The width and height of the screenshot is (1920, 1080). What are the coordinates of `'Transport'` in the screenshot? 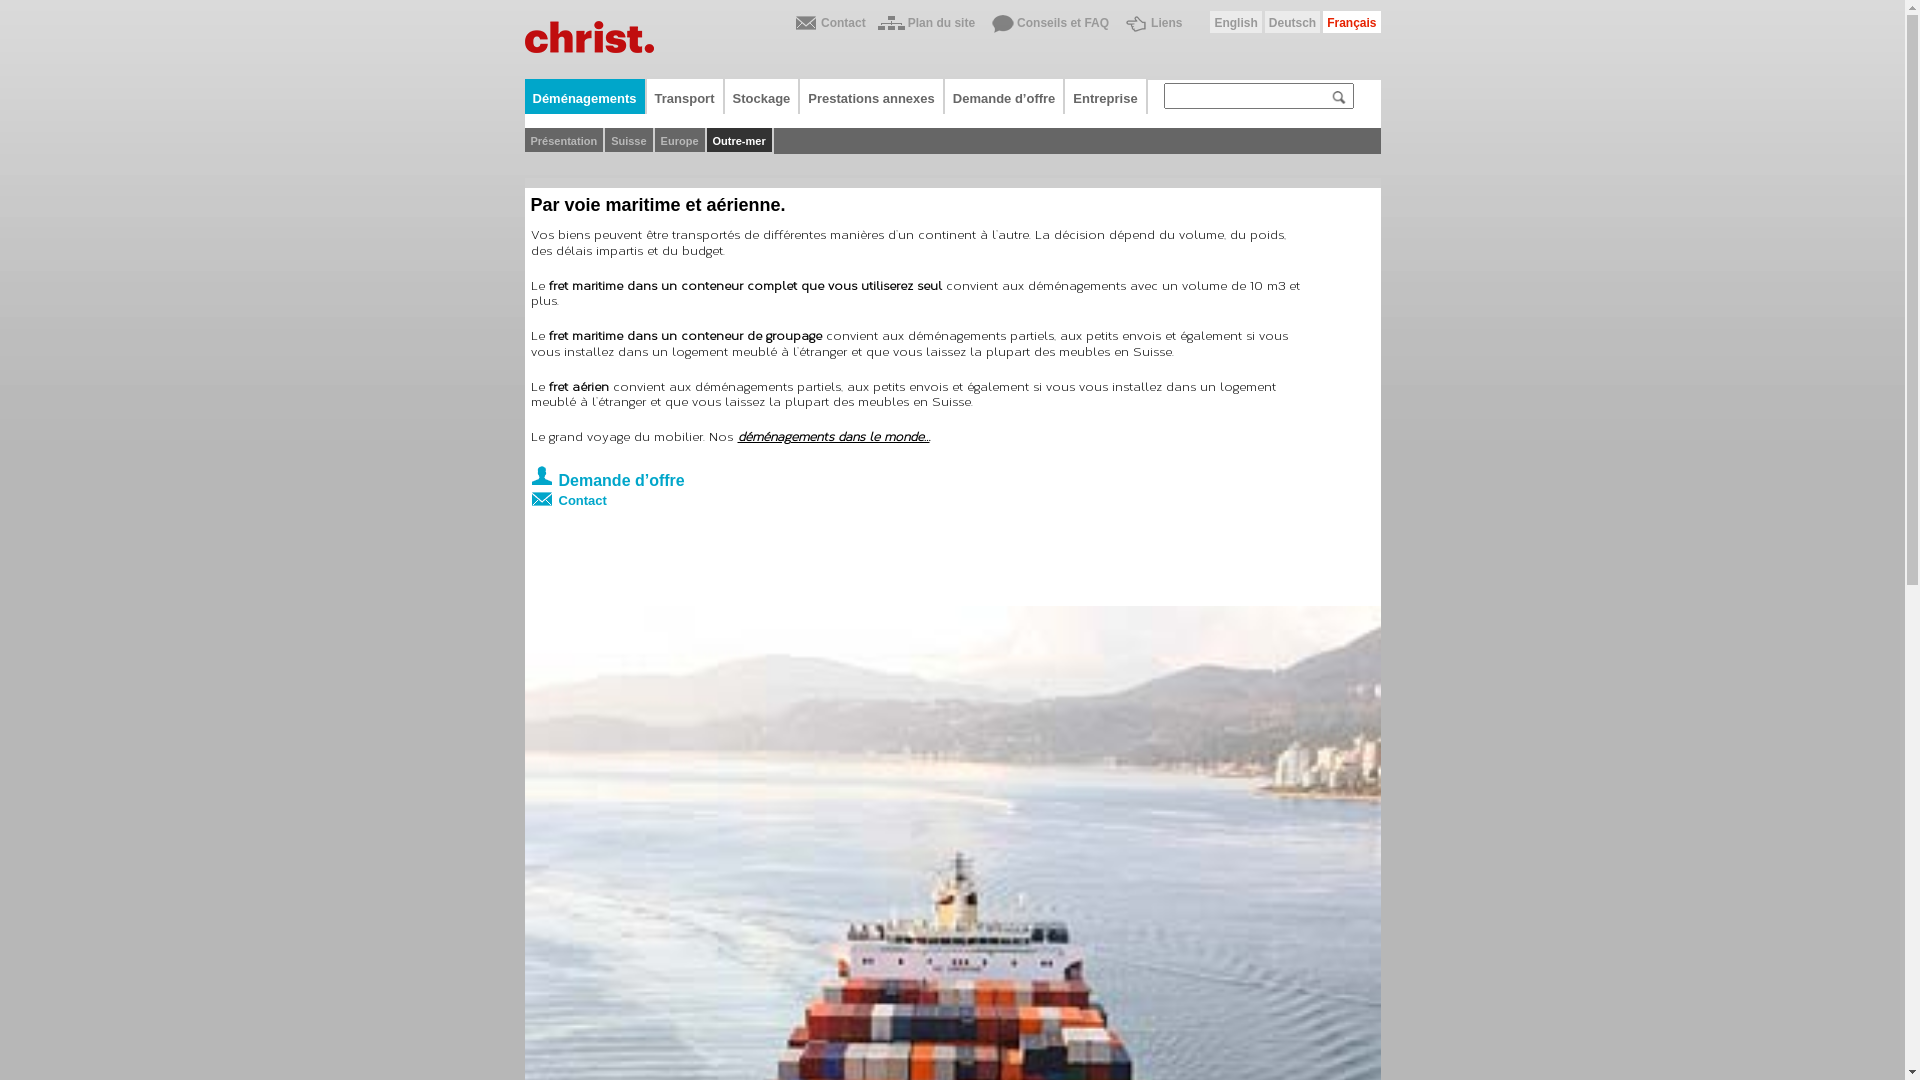 It's located at (686, 96).